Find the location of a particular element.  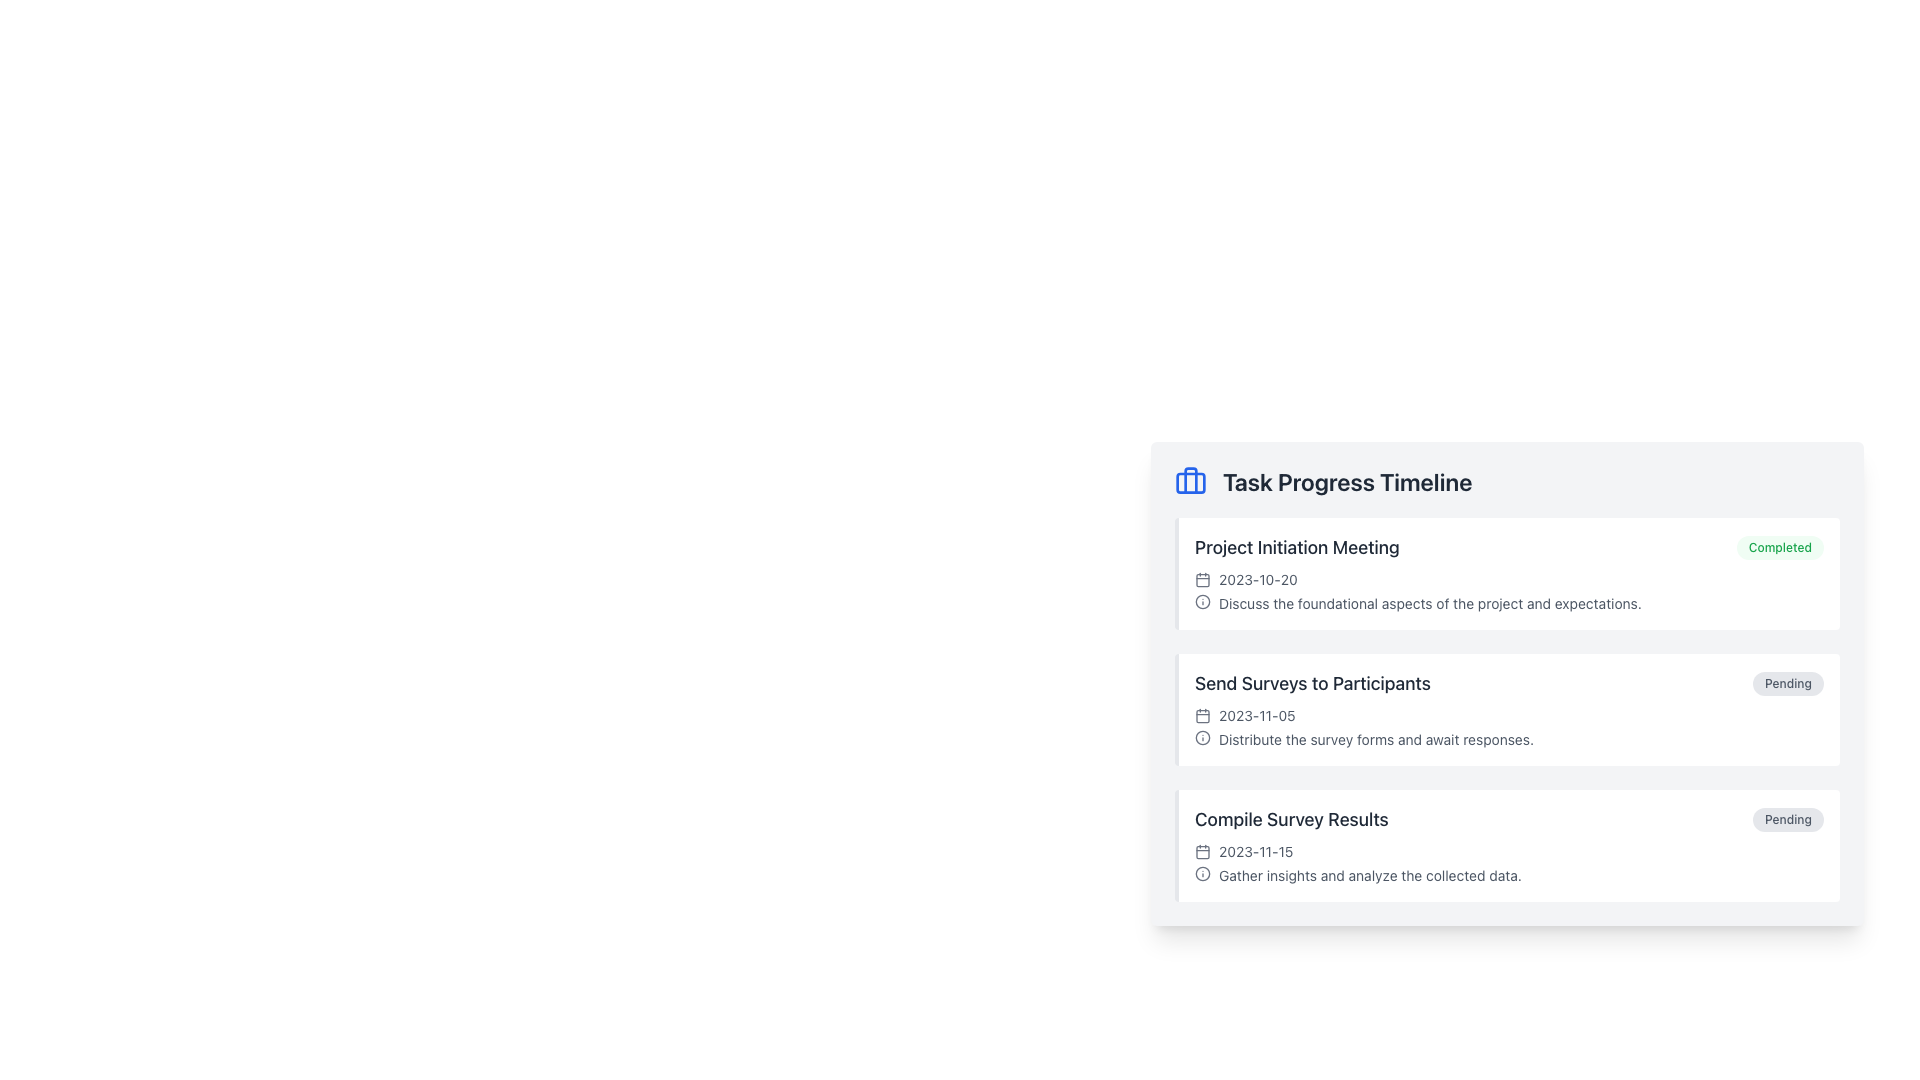

the 'Pending' status Label/Badge located at the end of the 'Send Surveys to Participants' text row in the 'Task Progress Timeline' section is located at coordinates (1788, 682).